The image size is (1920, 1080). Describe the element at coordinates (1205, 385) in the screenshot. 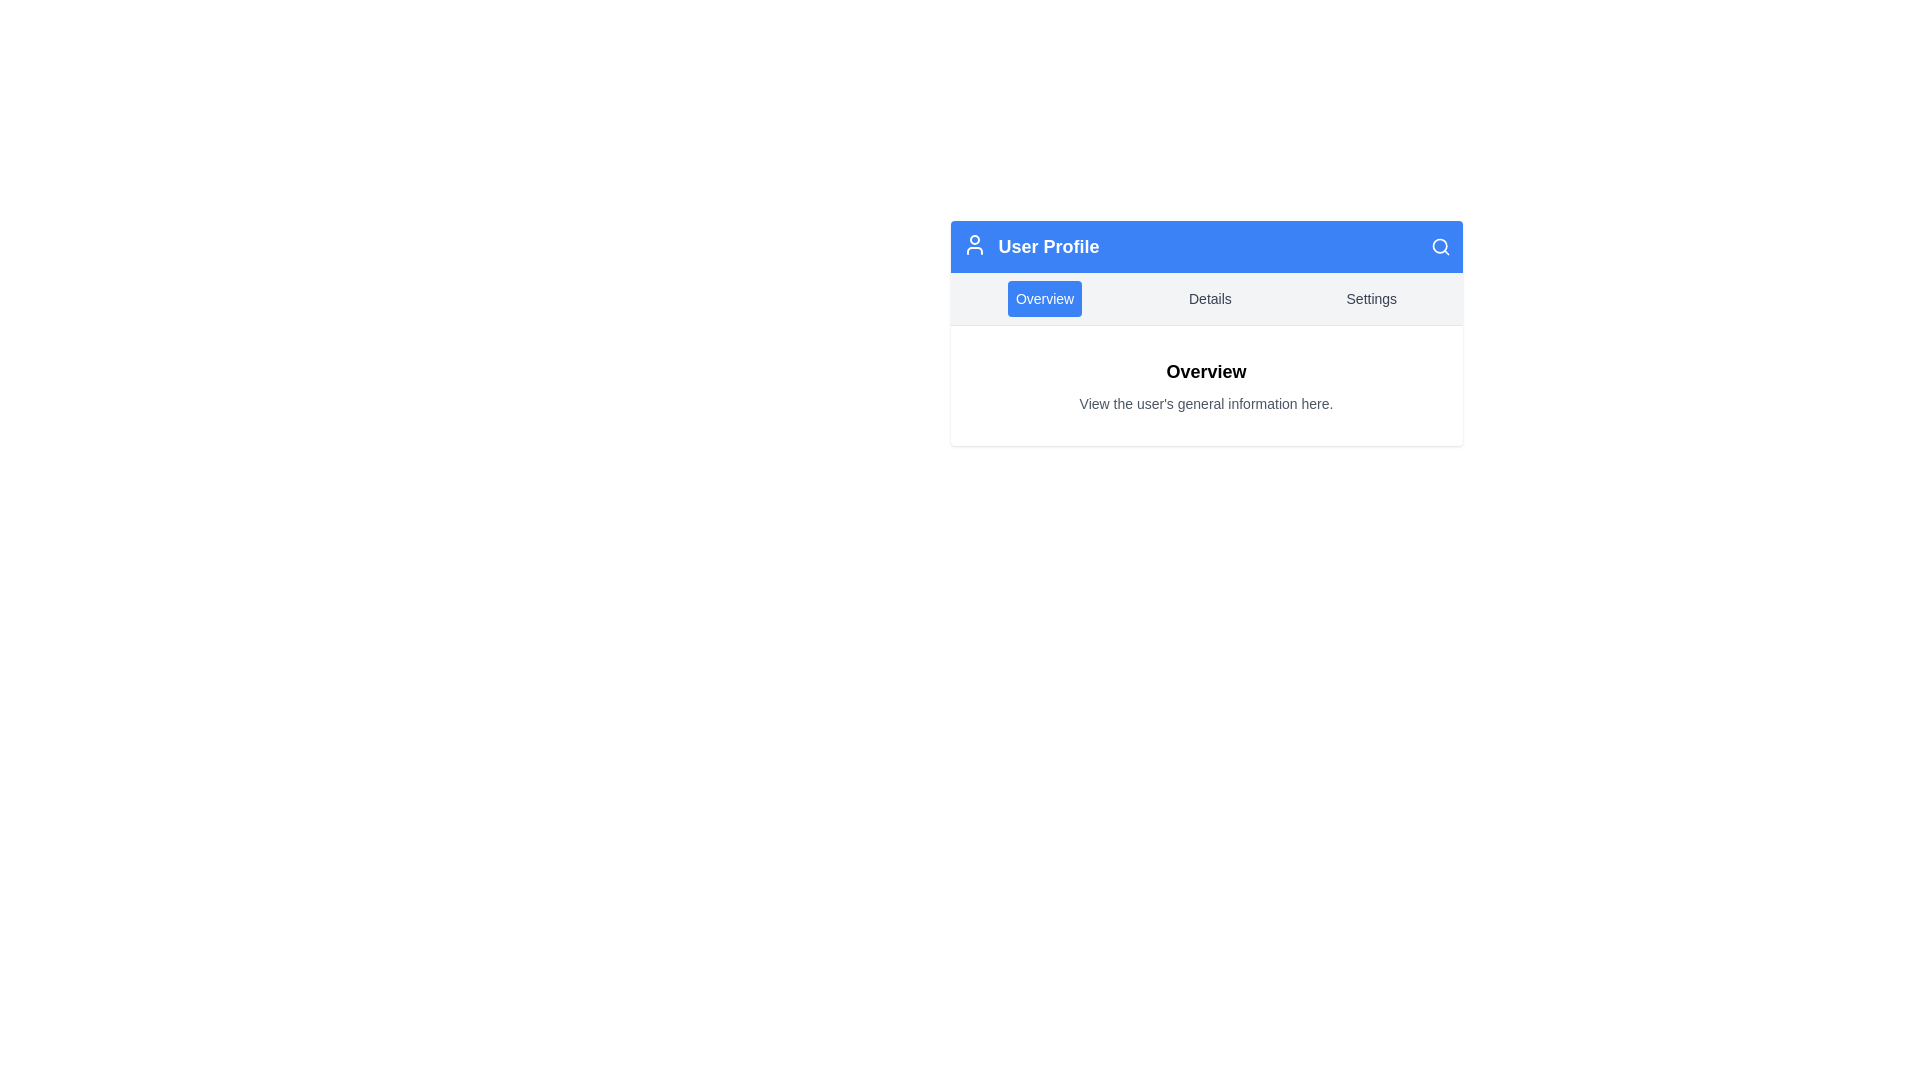

I see `text from the Text block located below the 'User Profile' navigation bar, which provides an introductory heading and description for the 'Overview' section` at that location.